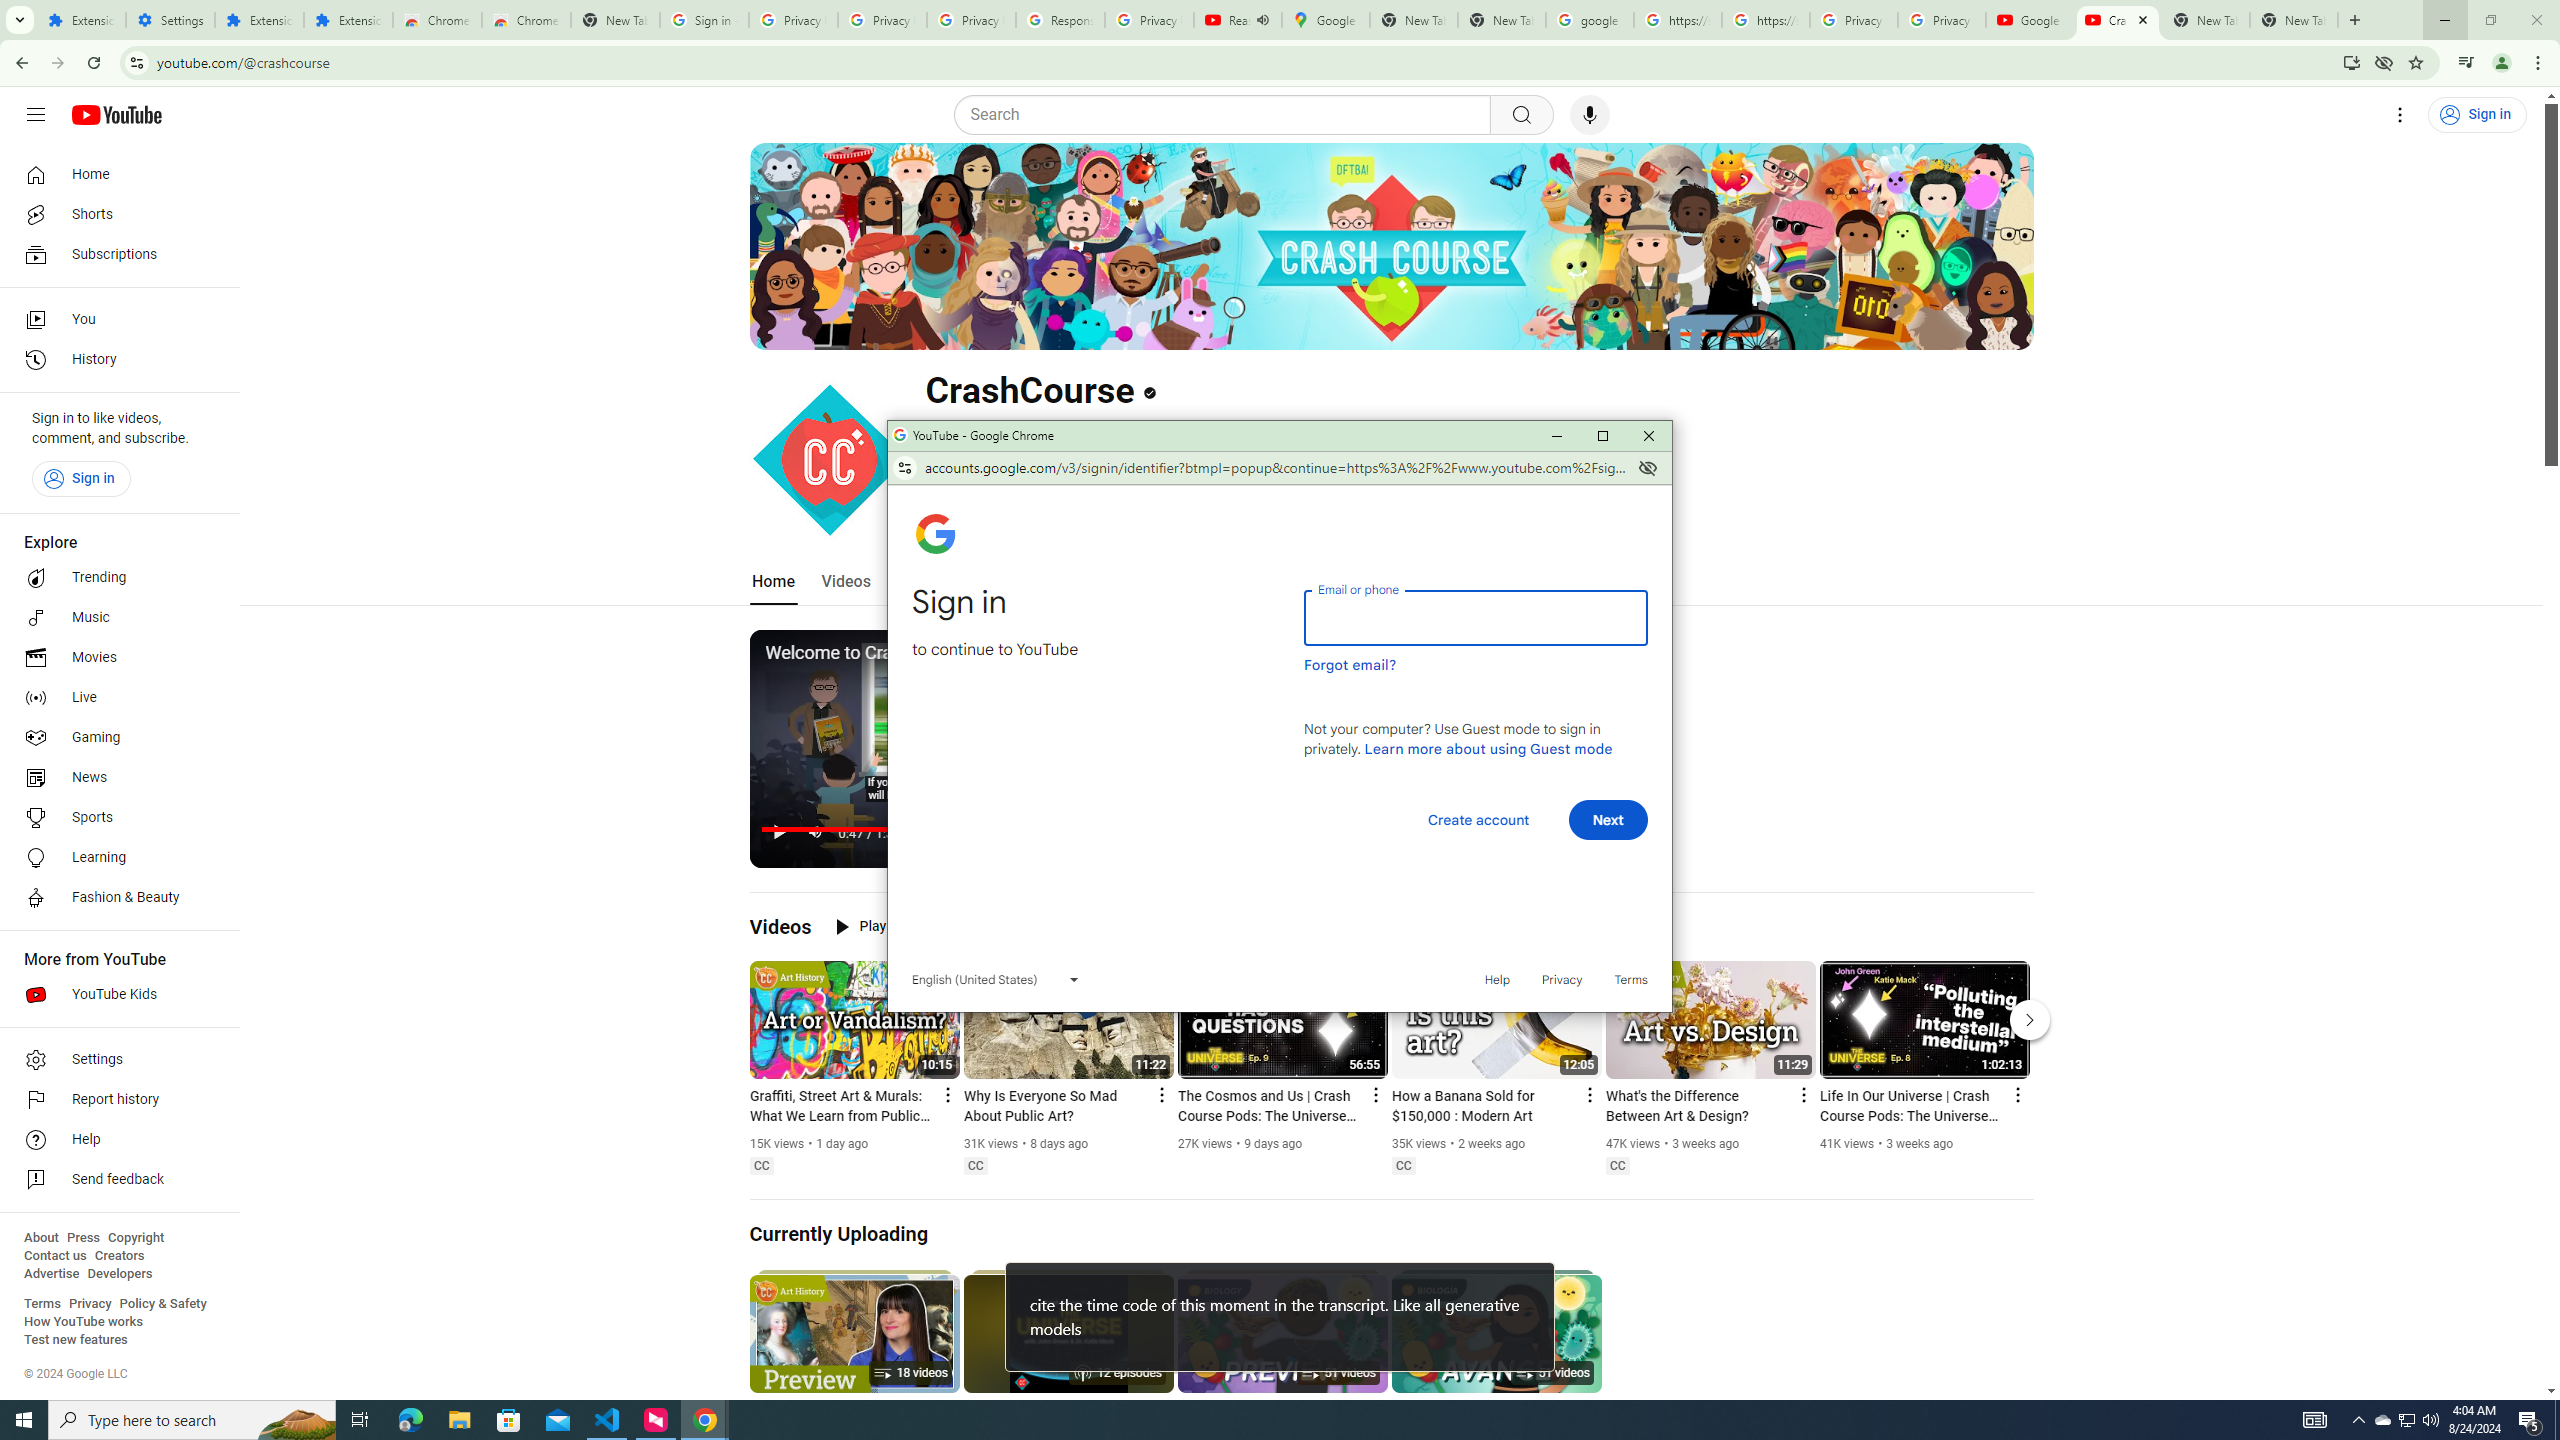  What do you see at coordinates (113, 816) in the screenshot?
I see `'Sports'` at bounding box center [113, 816].